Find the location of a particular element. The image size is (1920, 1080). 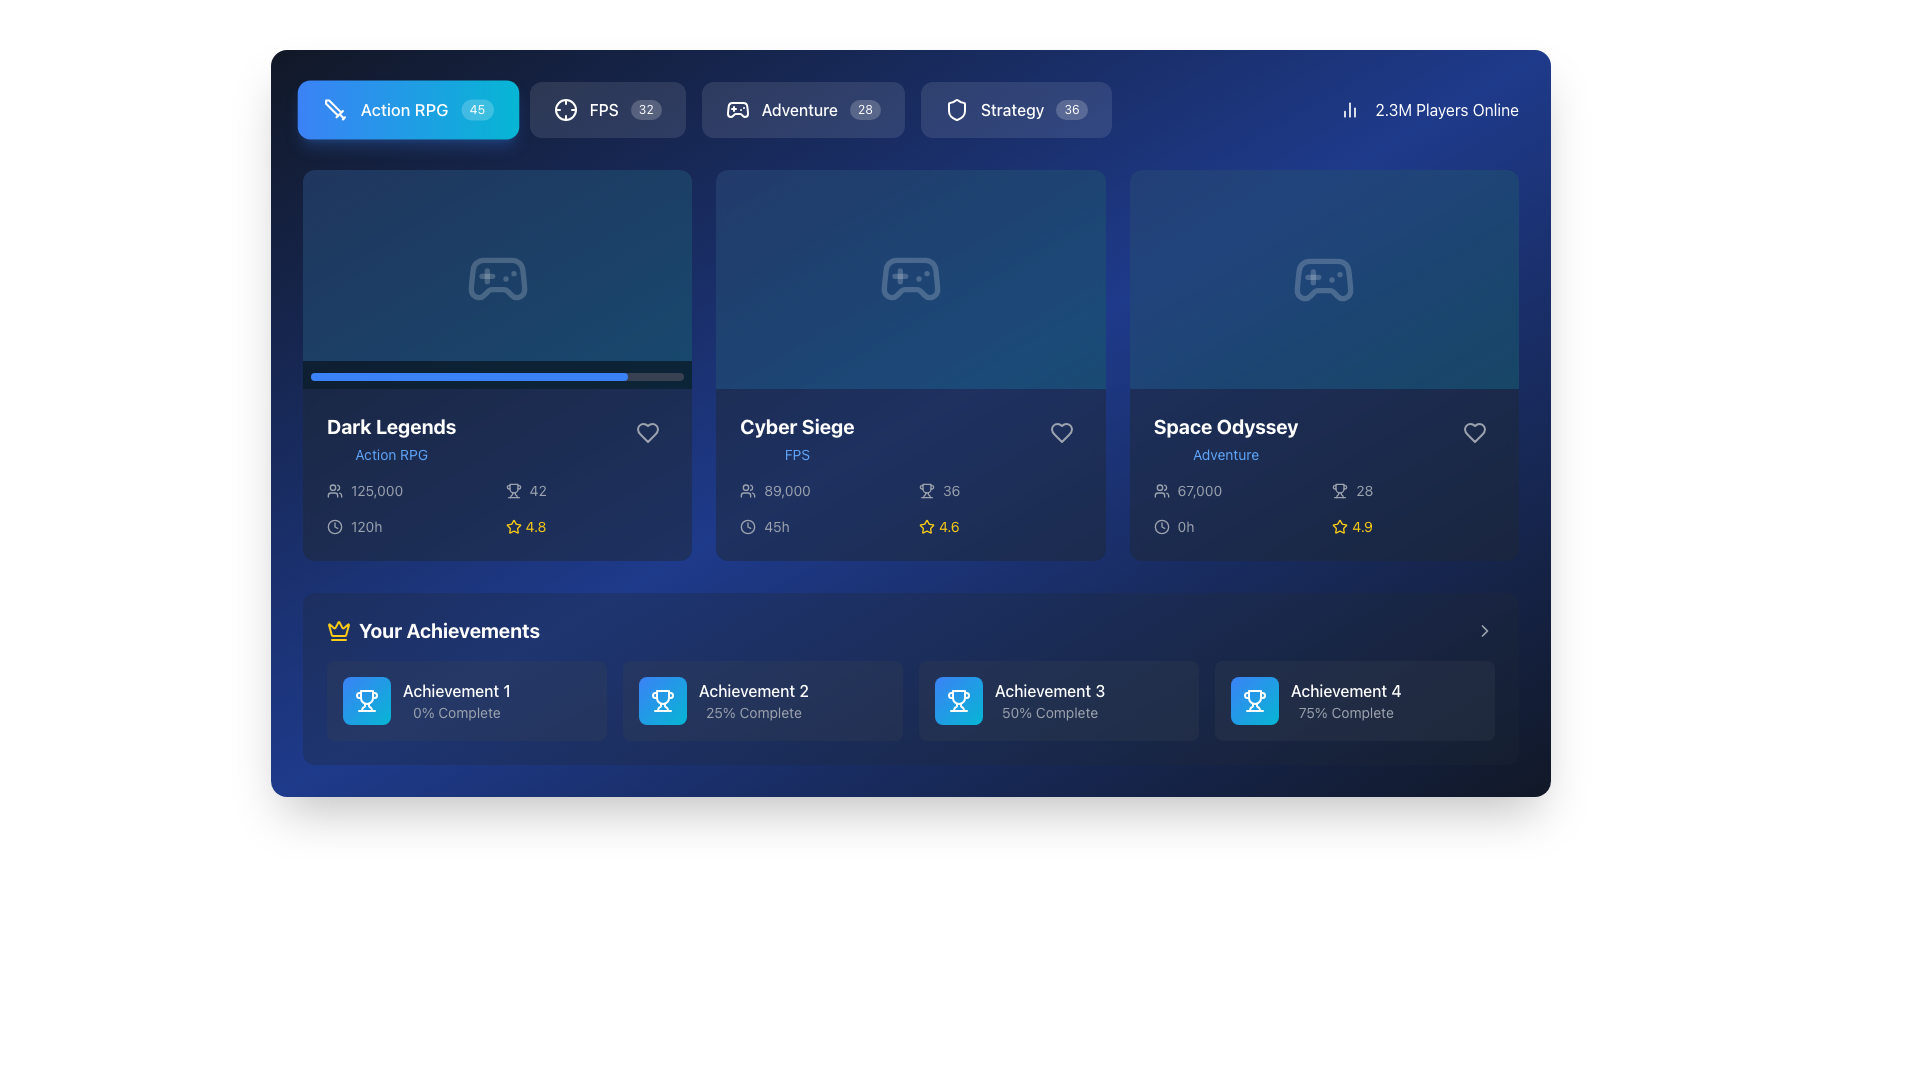

the 'Action RPG' icon located on the left side of the horizontal category bar is located at coordinates (335, 110).